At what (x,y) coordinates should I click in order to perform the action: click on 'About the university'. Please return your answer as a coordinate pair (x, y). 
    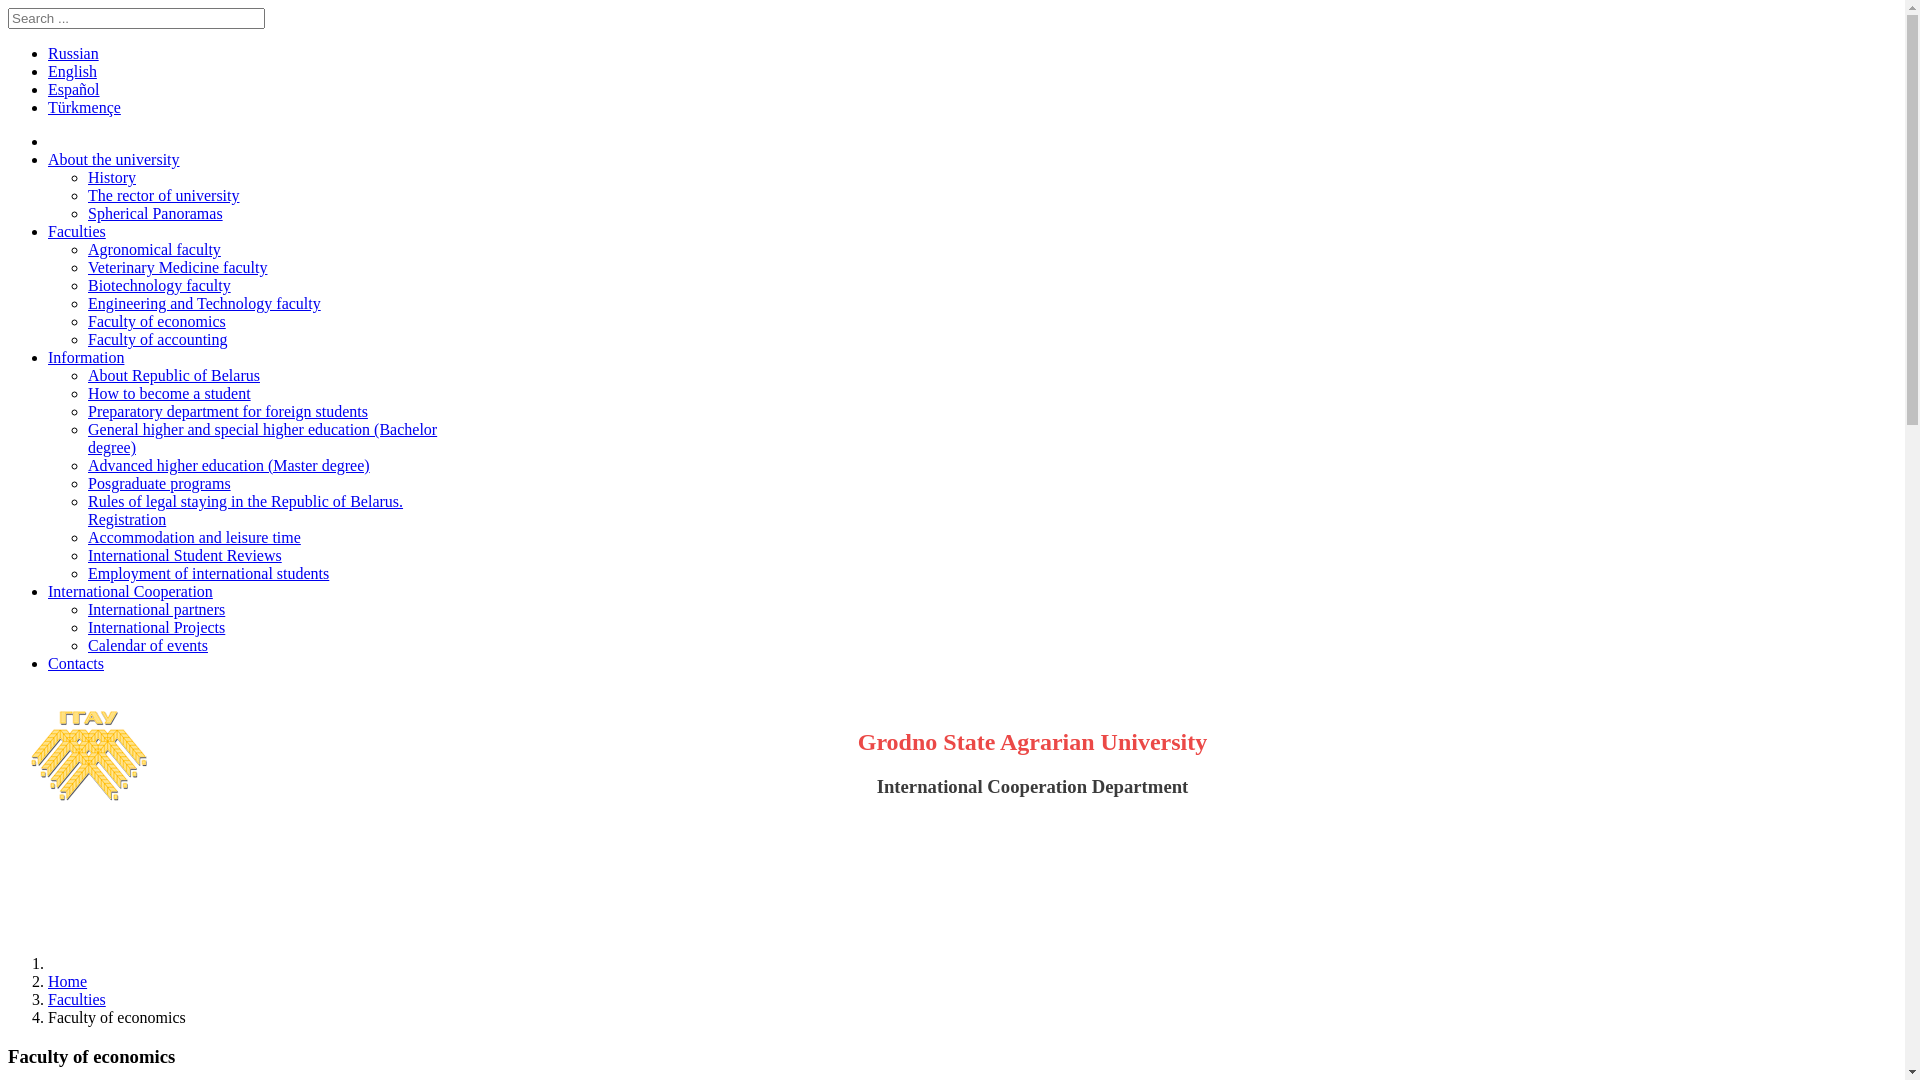
    Looking at the image, I should click on (48, 158).